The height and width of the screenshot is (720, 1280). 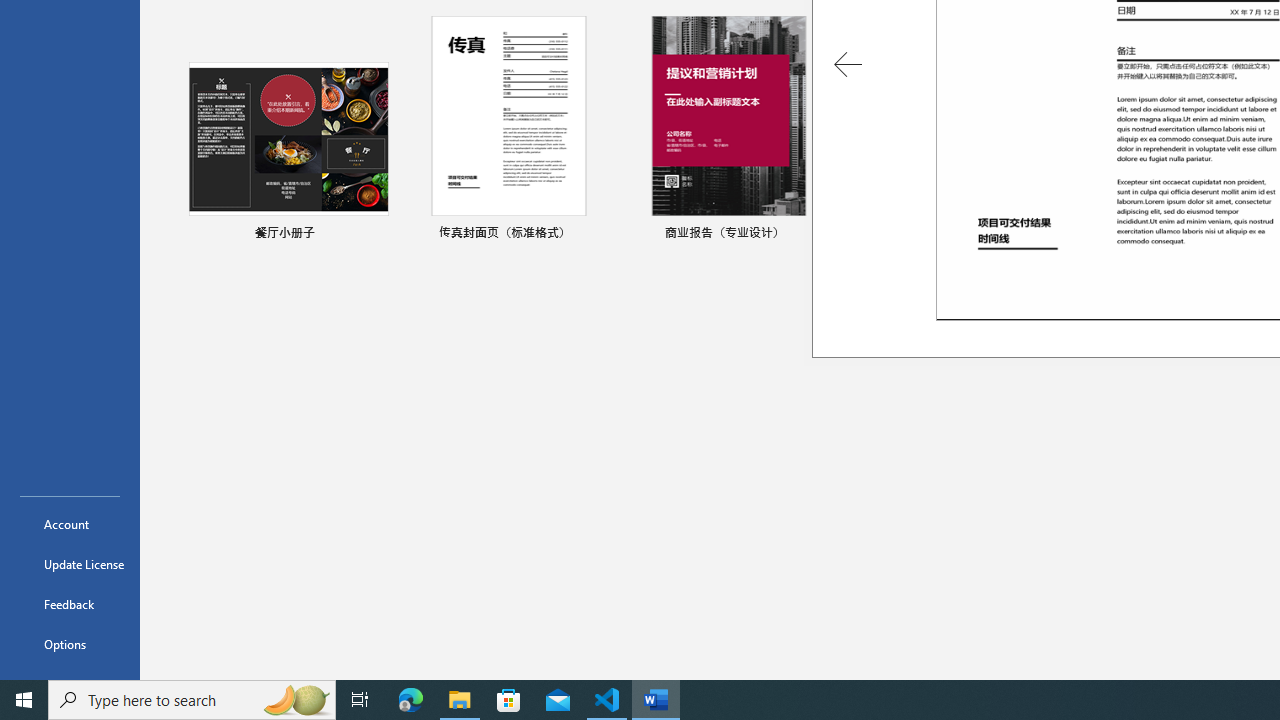 What do you see at coordinates (848, 63) in the screenshot?
I see `'Previous Template'` at bounding box center [848, 63].